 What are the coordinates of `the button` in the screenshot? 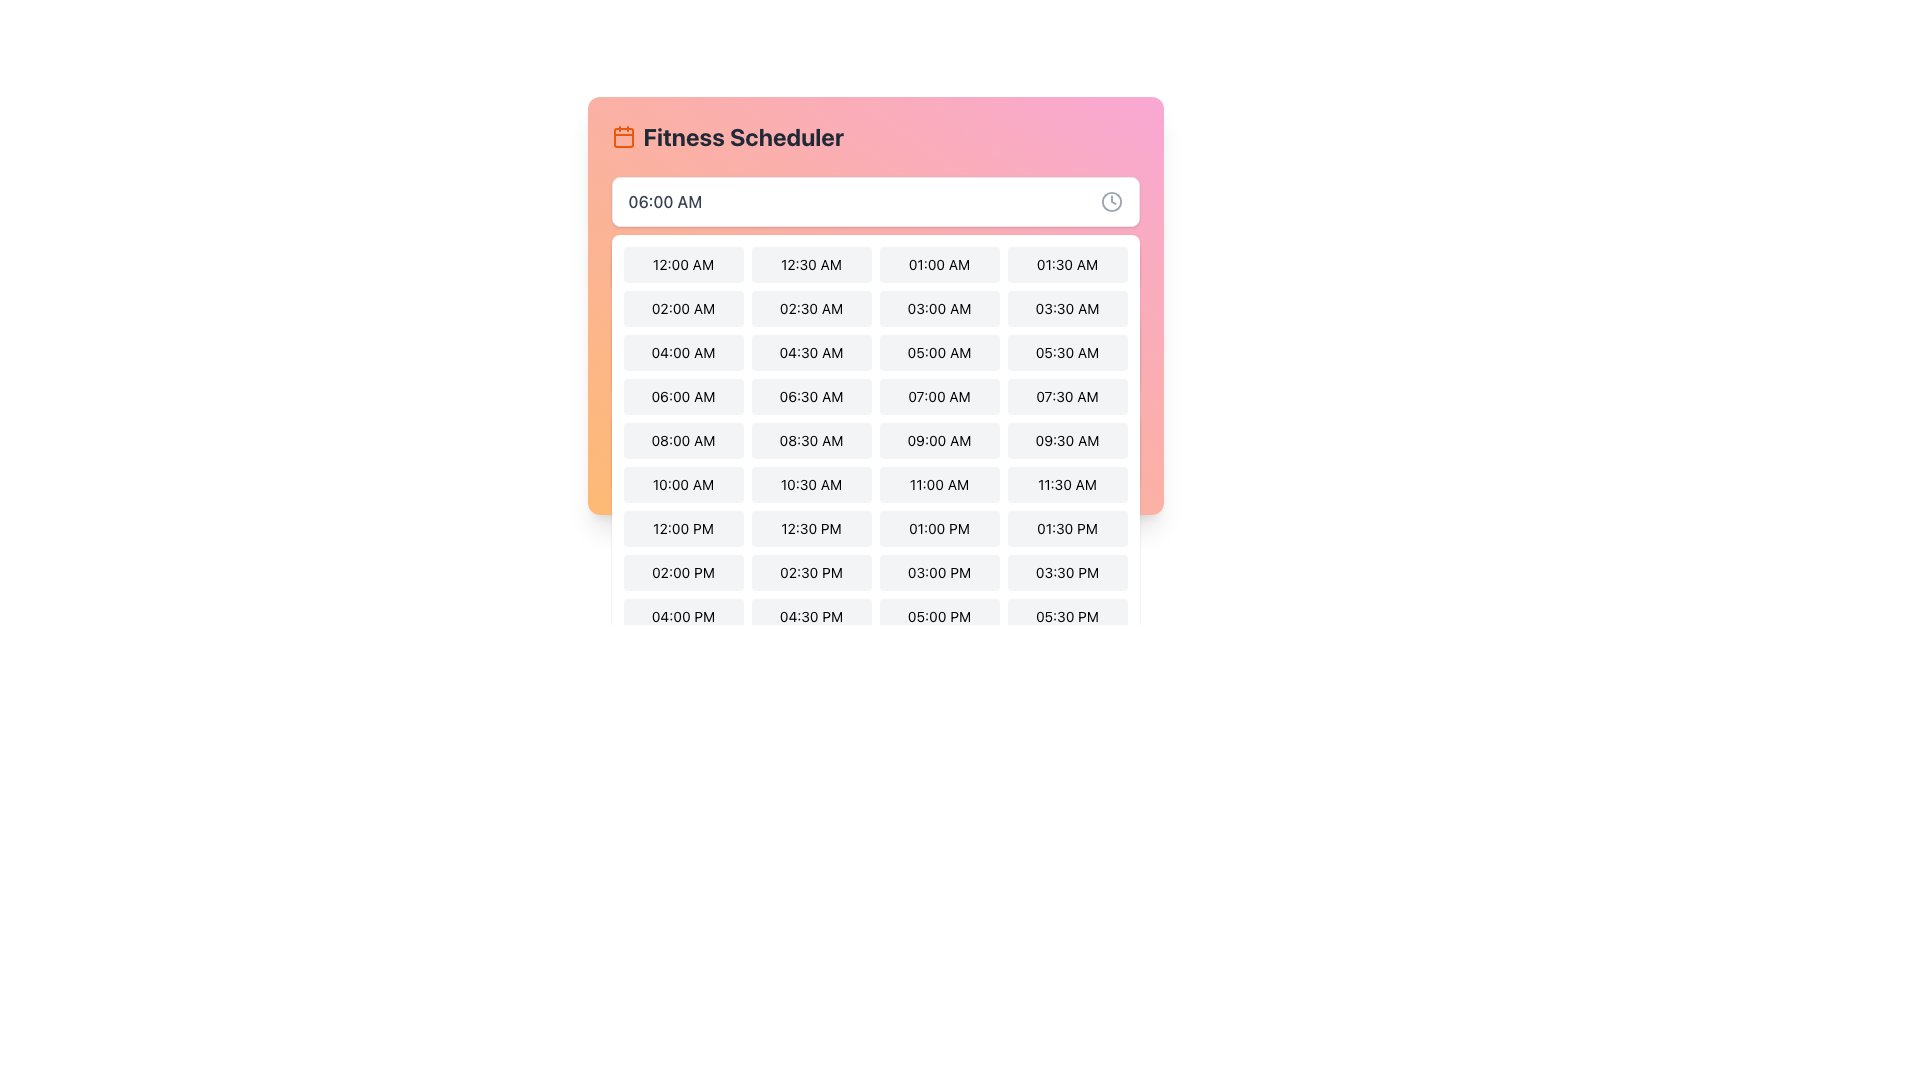 It's located at (811, 352).